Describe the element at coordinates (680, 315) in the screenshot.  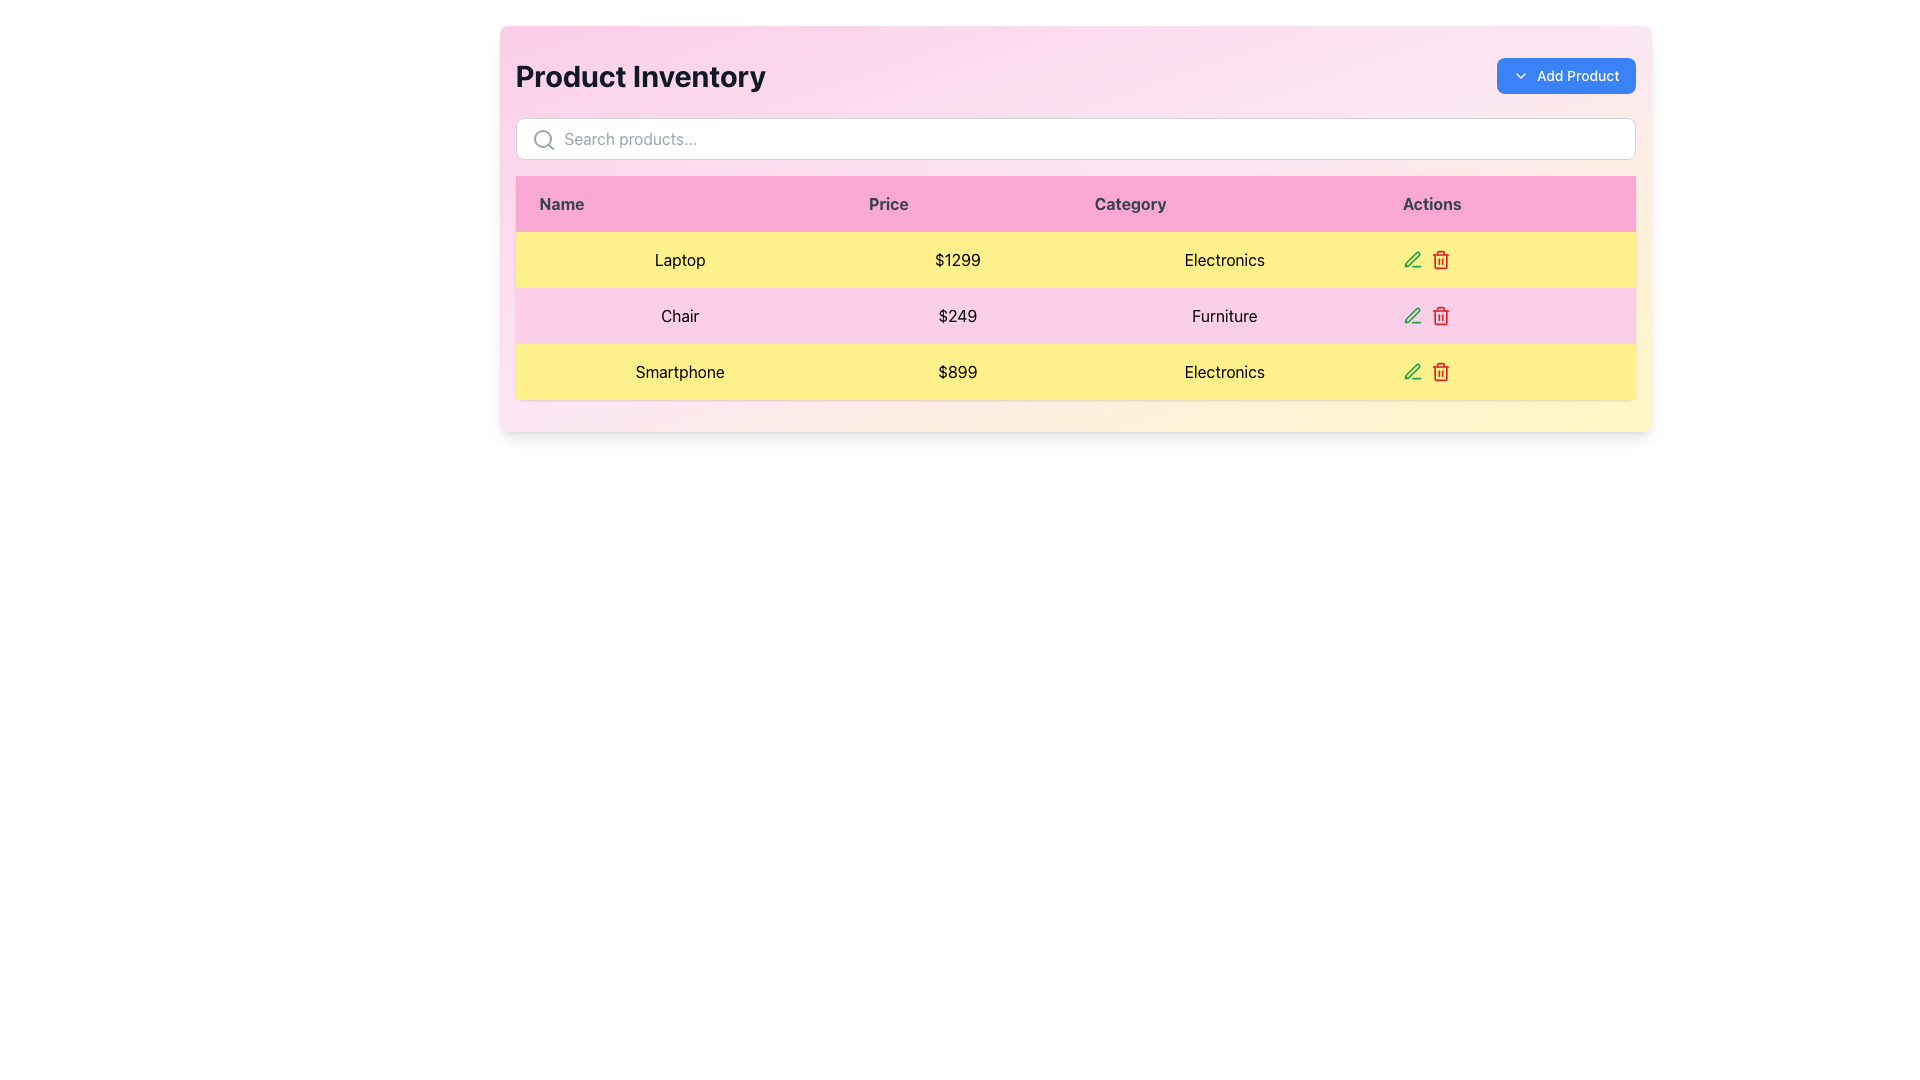
I see `the text label displaying 'Chair' located in the first cell of the second row under the 'Name' column of the table` at that location.